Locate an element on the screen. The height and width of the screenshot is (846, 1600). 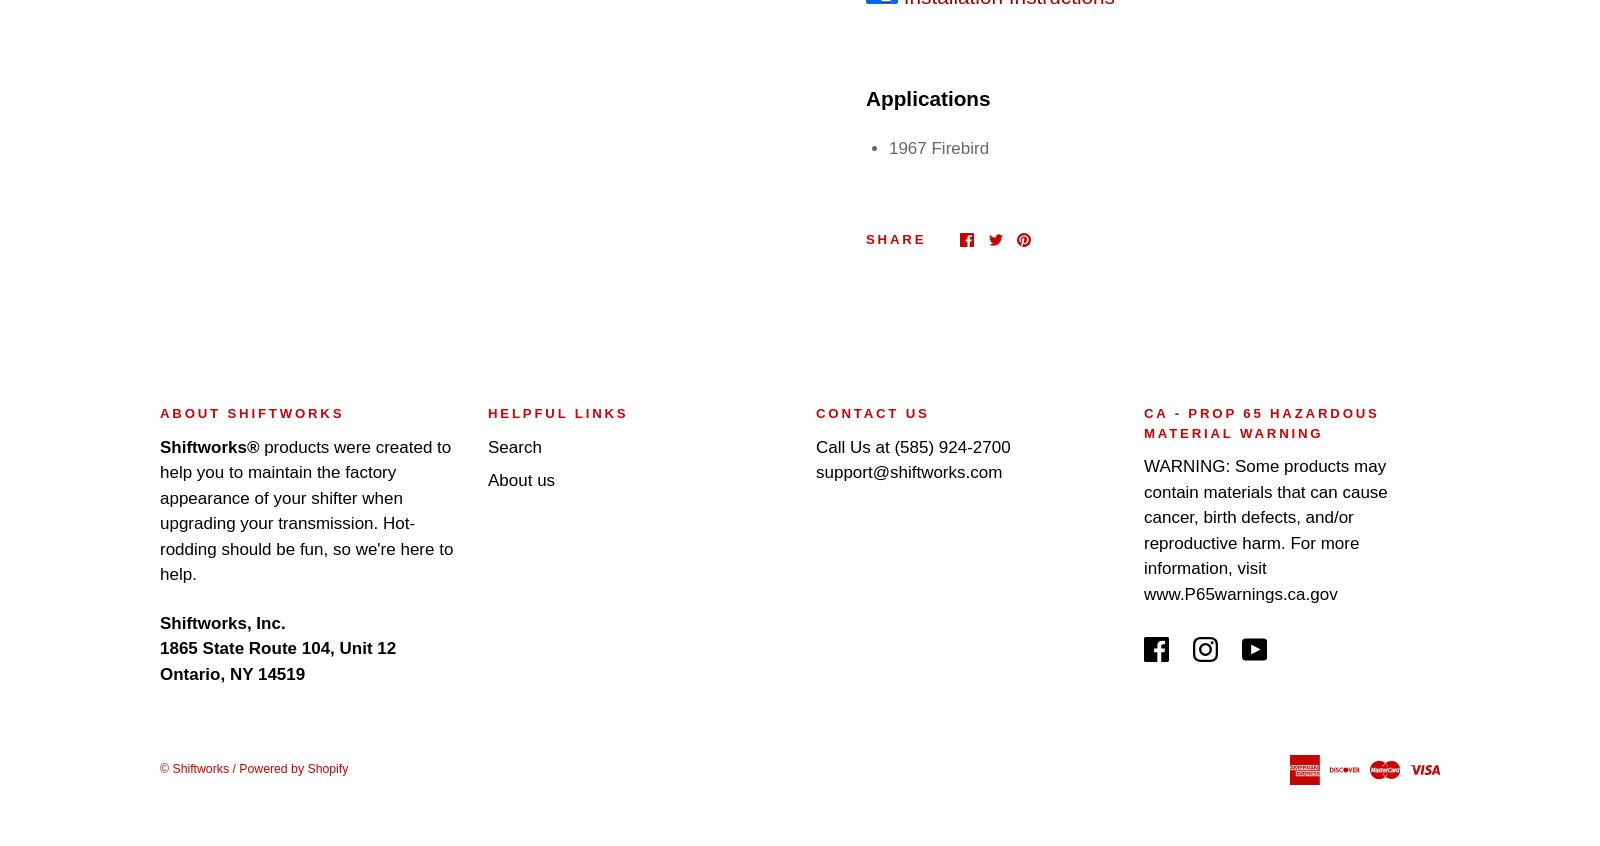
'1865 State Route 104, Unit 12' is located at coordinates (278, 648).